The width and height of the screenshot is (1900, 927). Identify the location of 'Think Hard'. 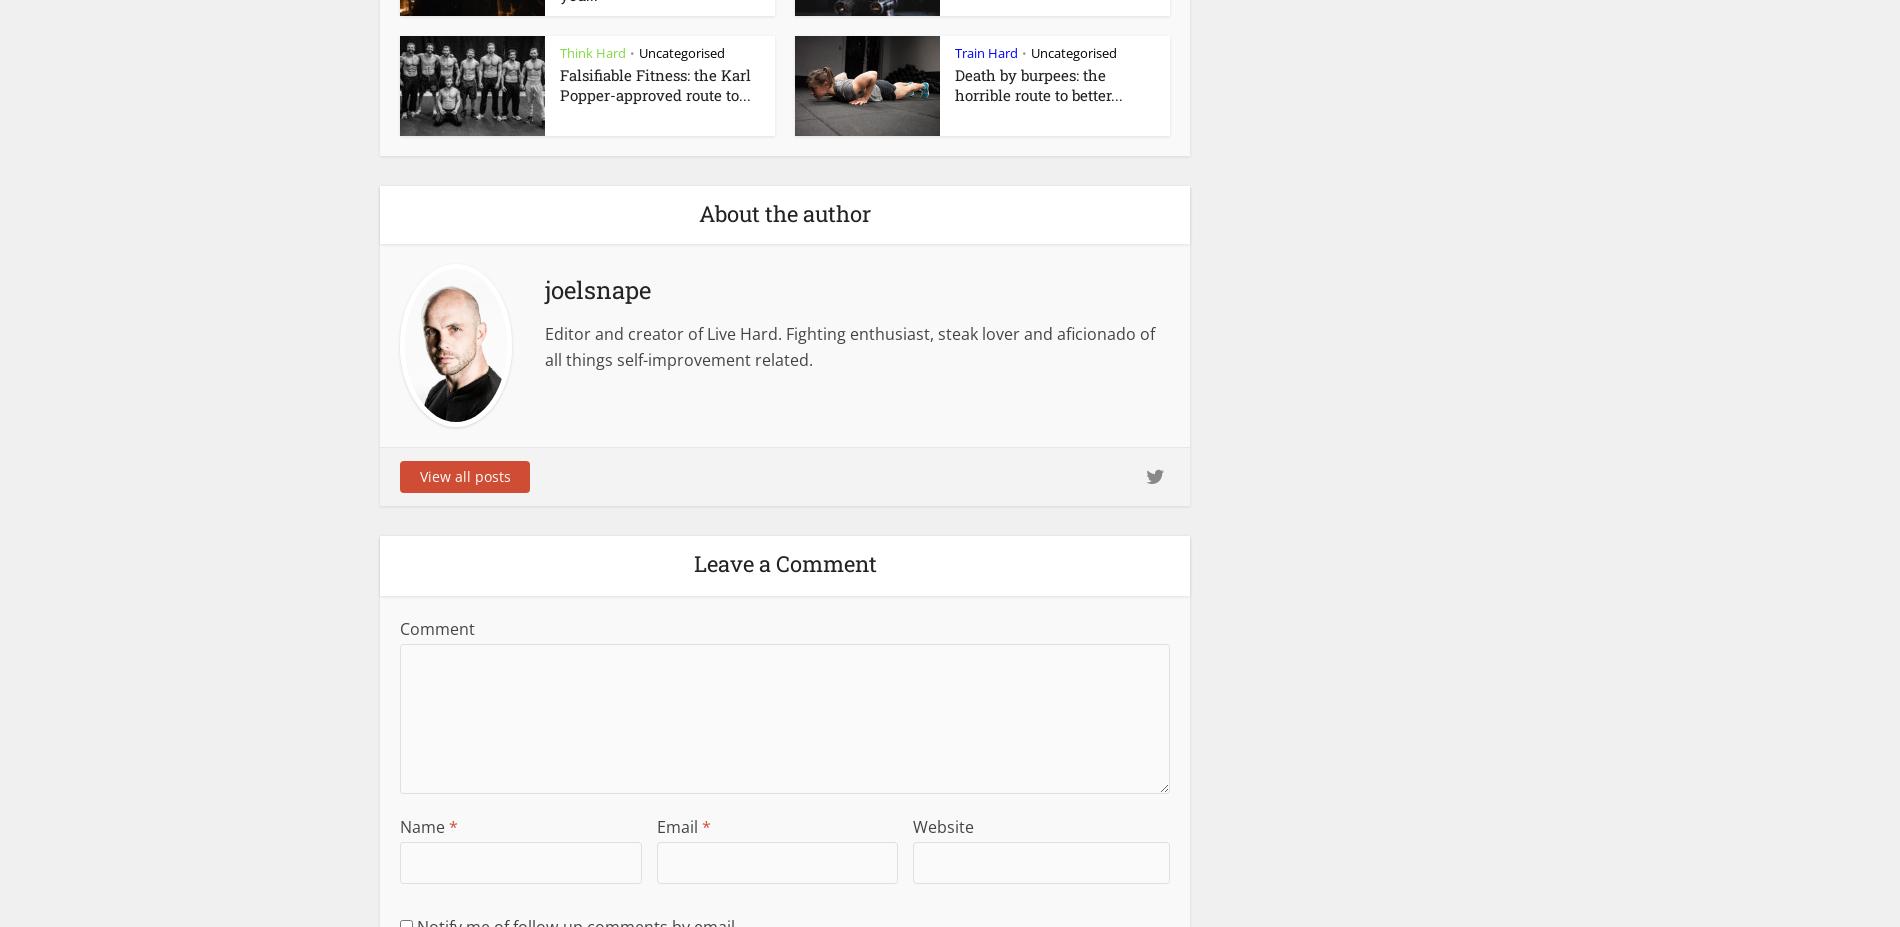
(592, 52).